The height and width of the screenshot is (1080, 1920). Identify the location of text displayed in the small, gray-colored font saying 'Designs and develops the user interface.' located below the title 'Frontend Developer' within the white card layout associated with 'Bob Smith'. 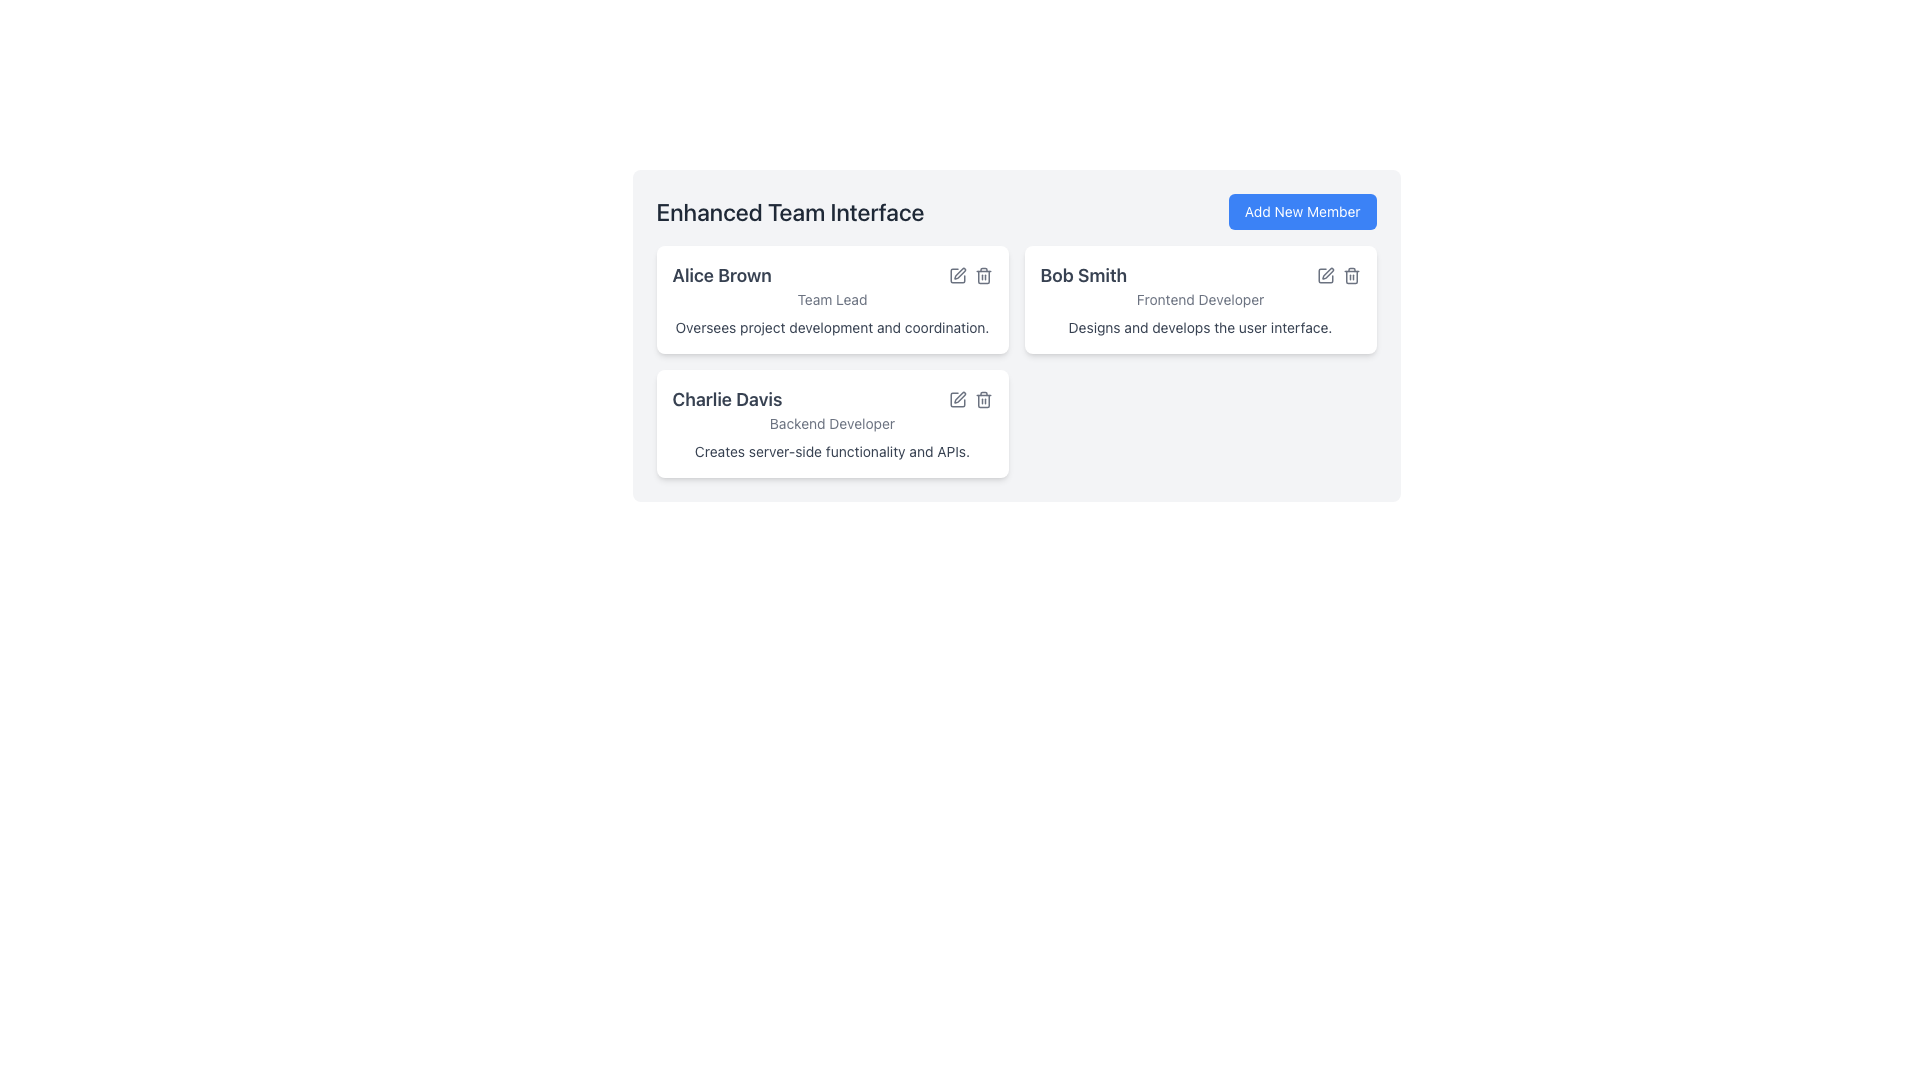
(1200, 326).